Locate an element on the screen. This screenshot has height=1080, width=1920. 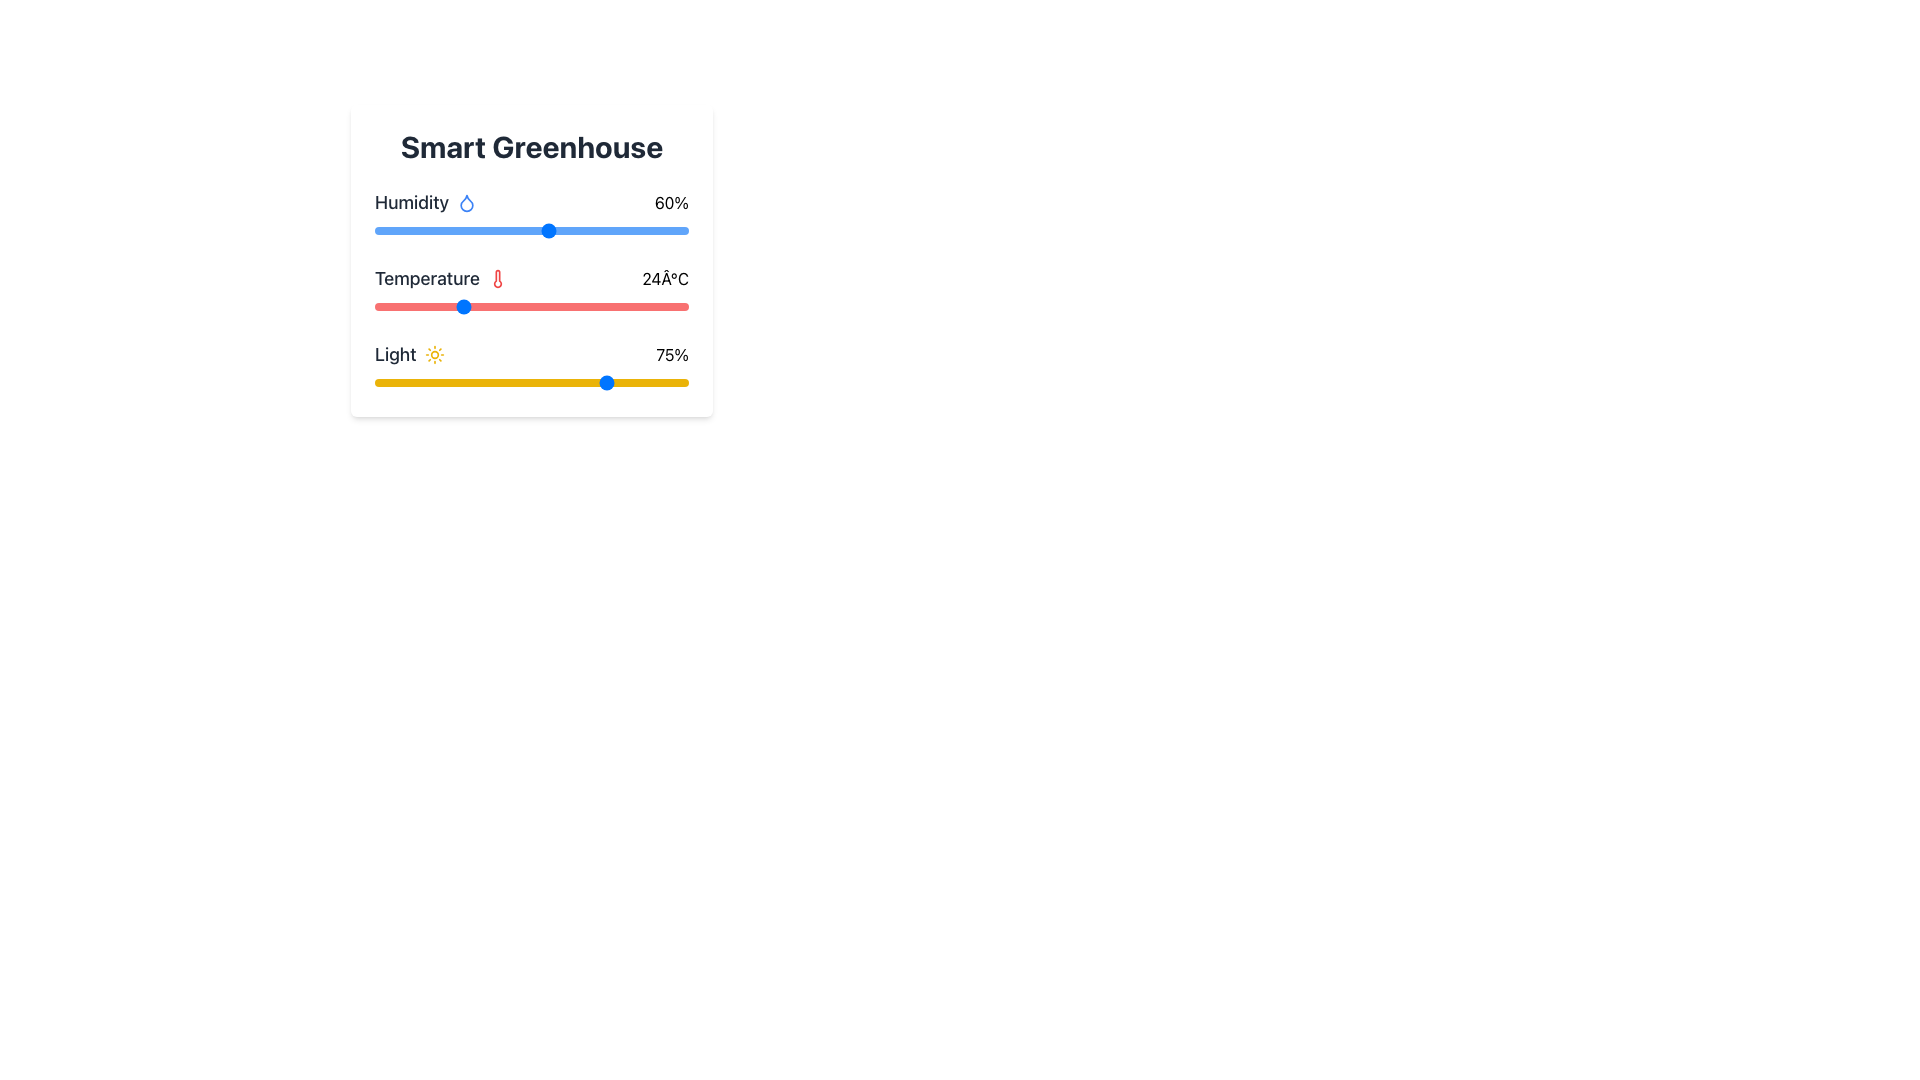
the temperature is located at coordinates (616, 307).